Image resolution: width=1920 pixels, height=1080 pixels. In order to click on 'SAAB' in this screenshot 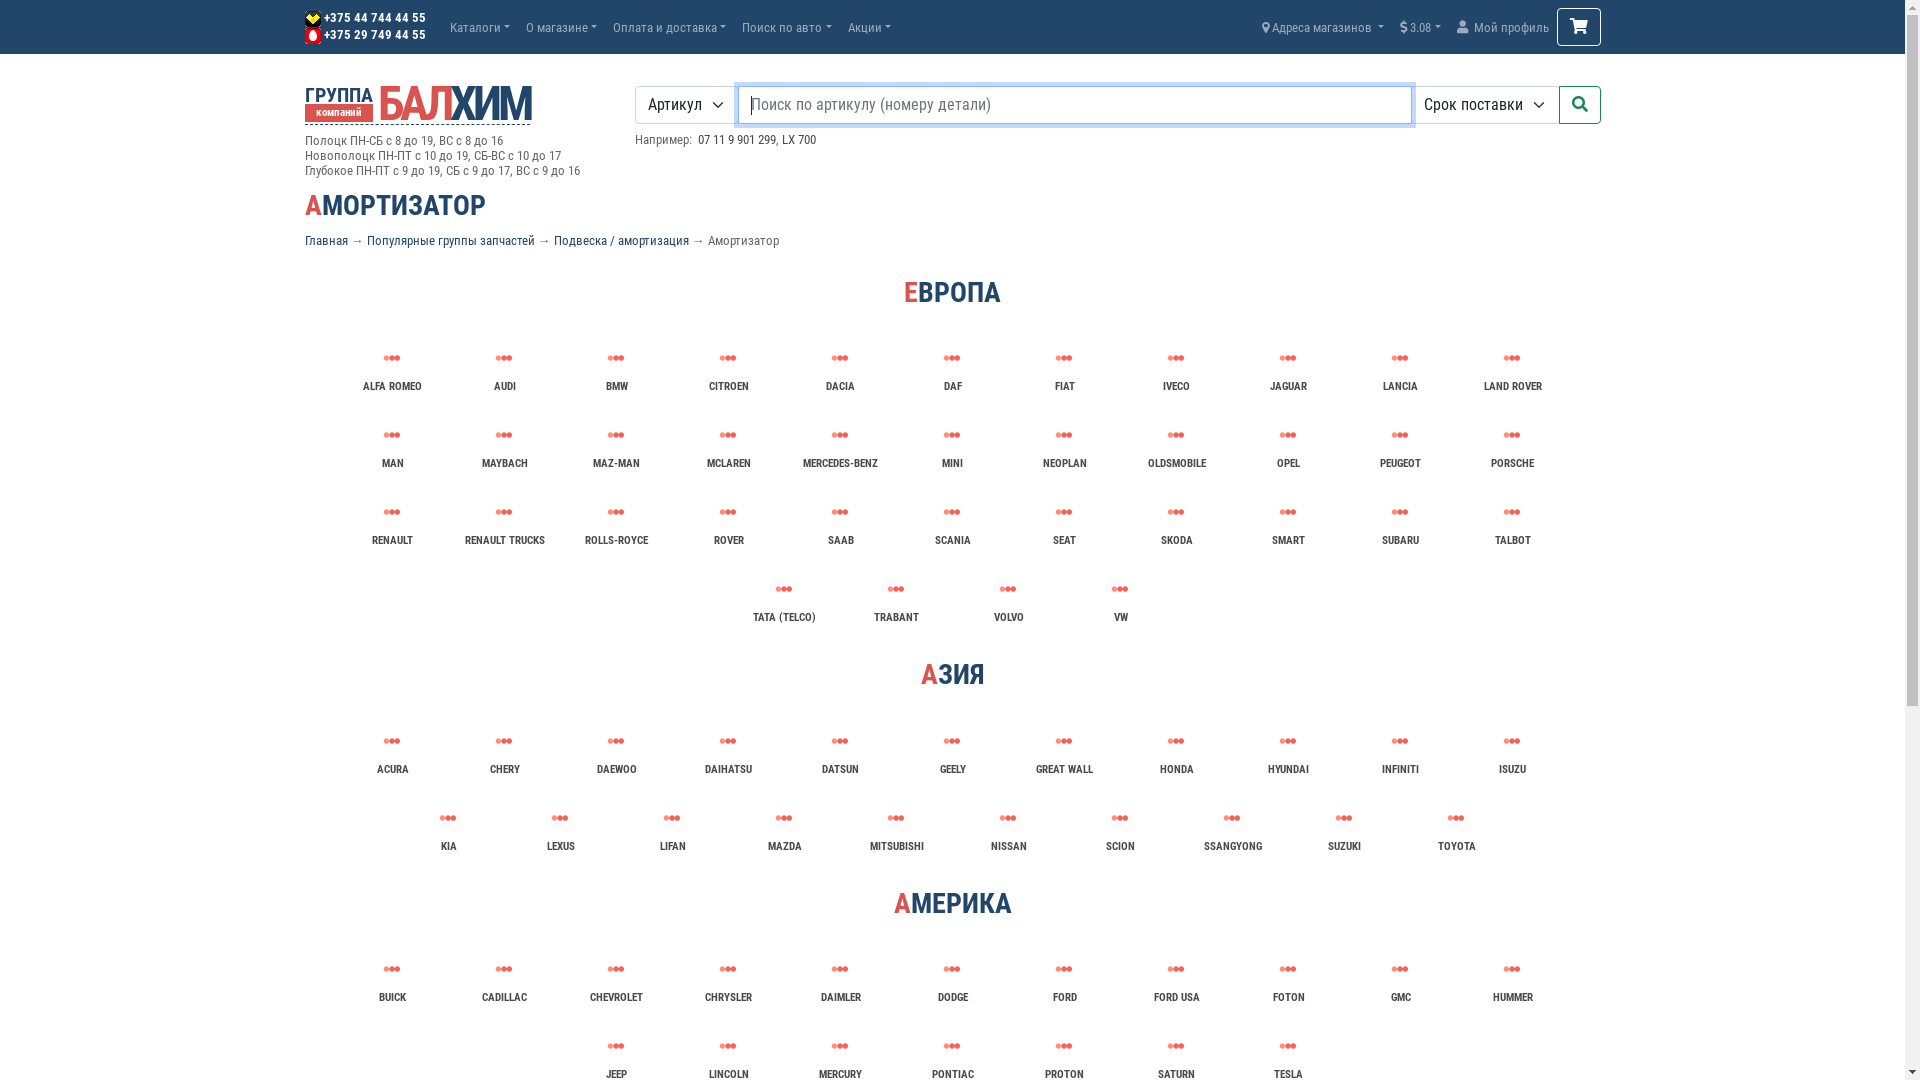, I will do `click(840, 518)`.